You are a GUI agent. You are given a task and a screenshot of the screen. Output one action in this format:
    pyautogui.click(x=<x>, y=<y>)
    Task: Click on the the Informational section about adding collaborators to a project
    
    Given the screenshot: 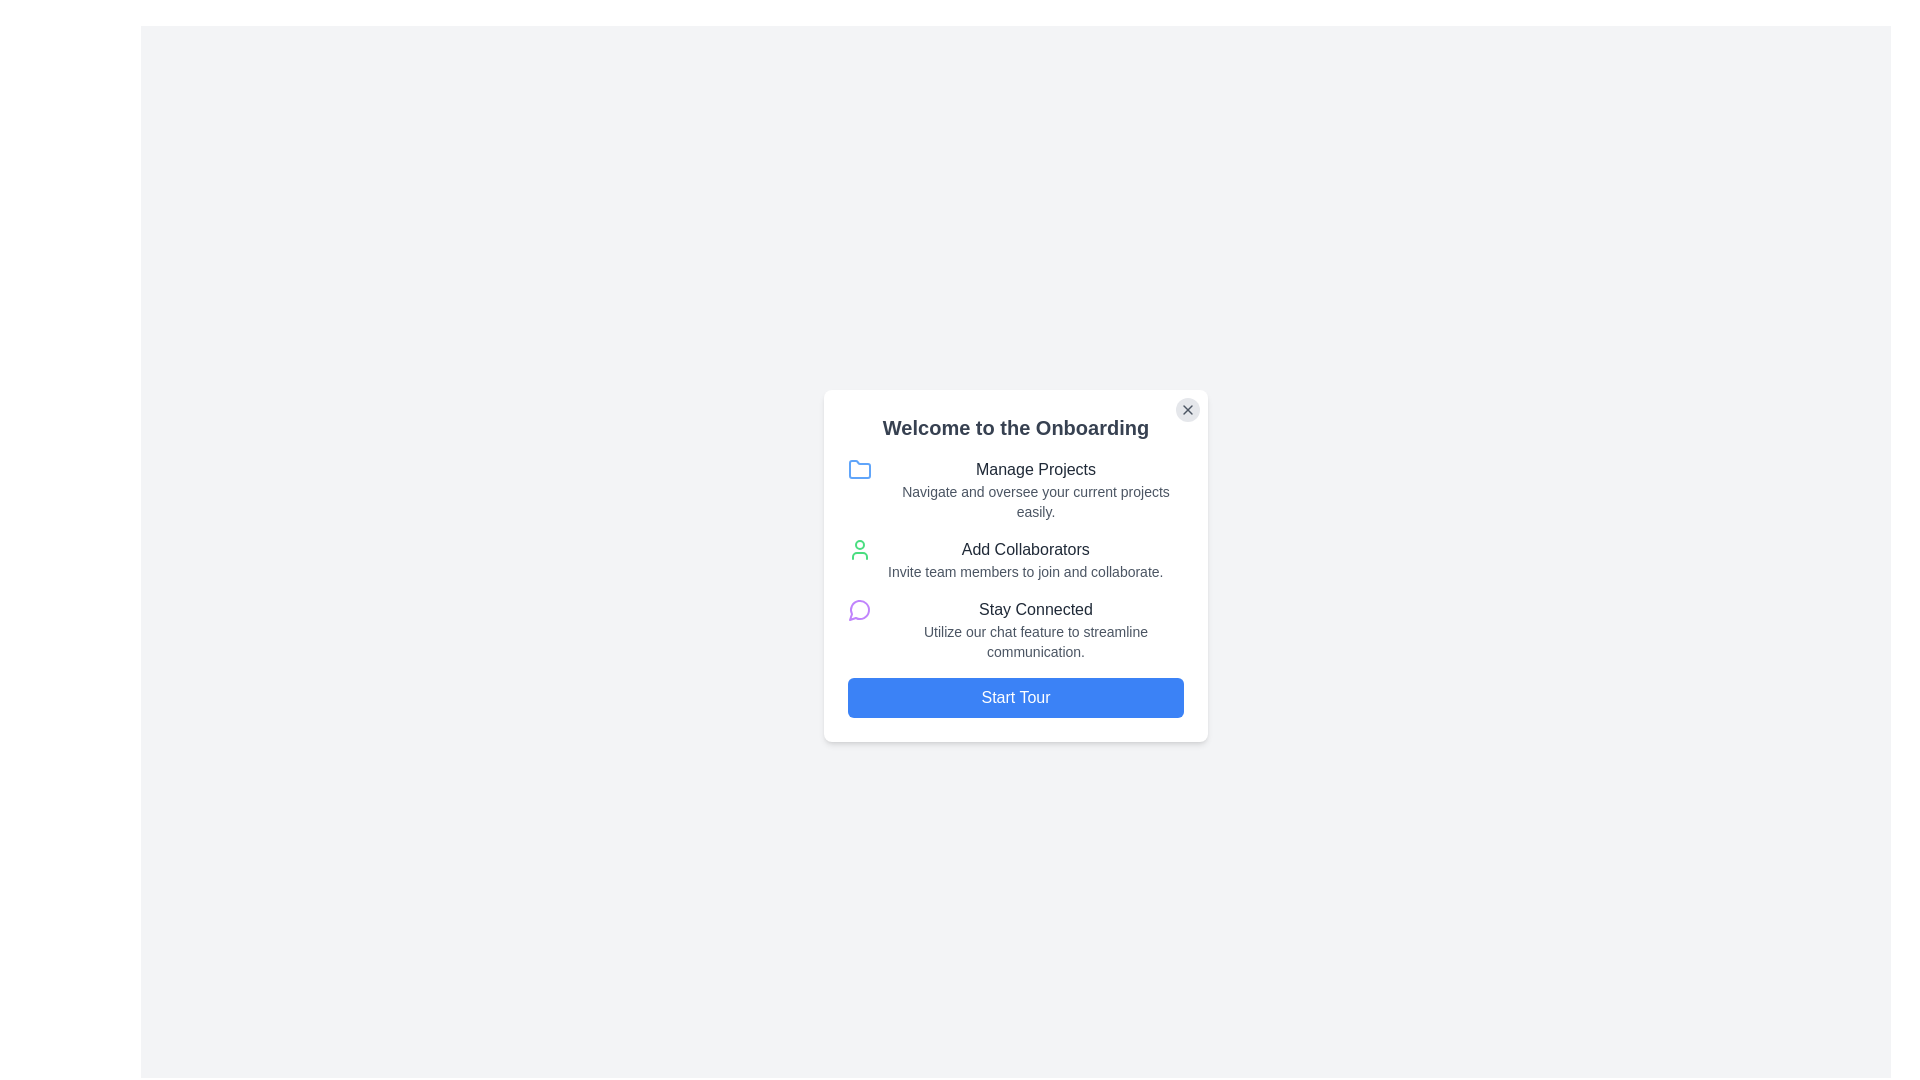 What is the action you would take?
    pyautogui.click(x=1016, y=559)
    